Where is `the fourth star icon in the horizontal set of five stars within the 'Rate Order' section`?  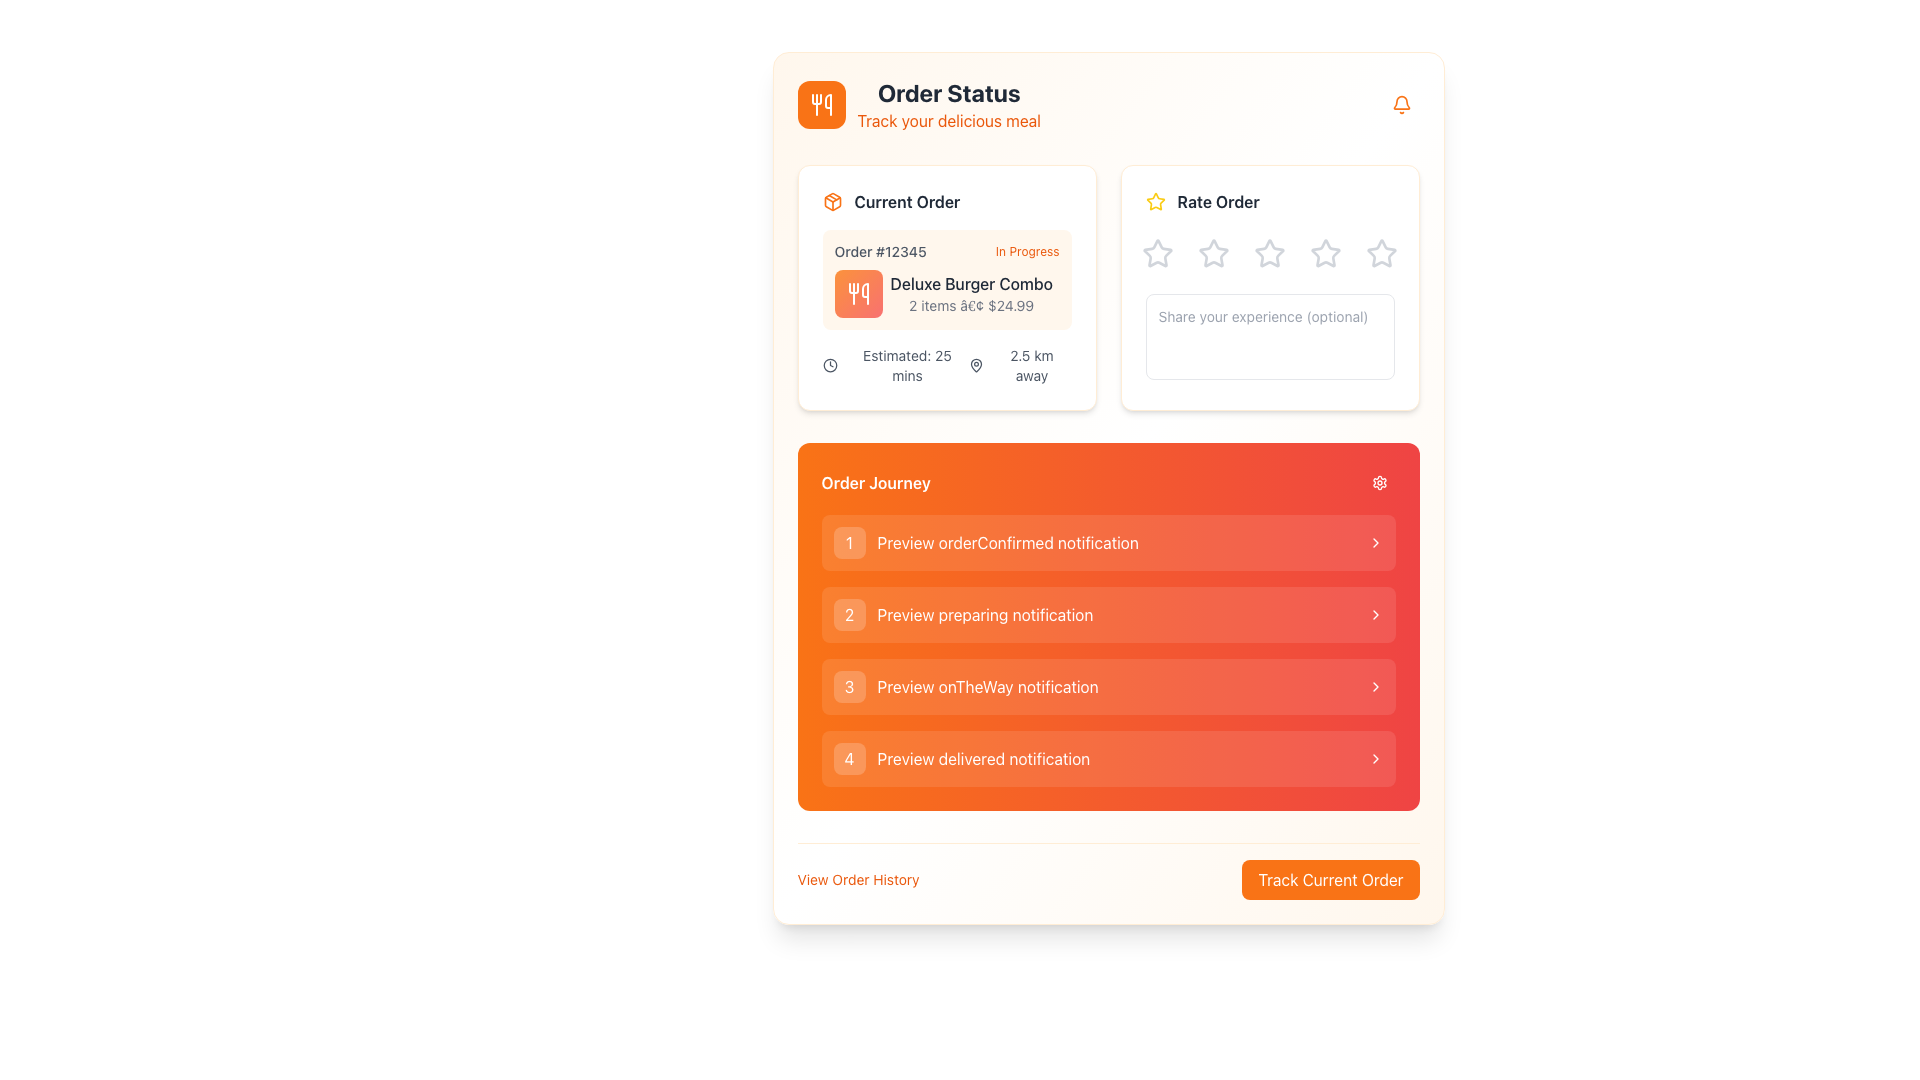
the fourth star icon in the horizontal set of five stars within the 'Rate Order' section is located at coordinates (1325, 253).